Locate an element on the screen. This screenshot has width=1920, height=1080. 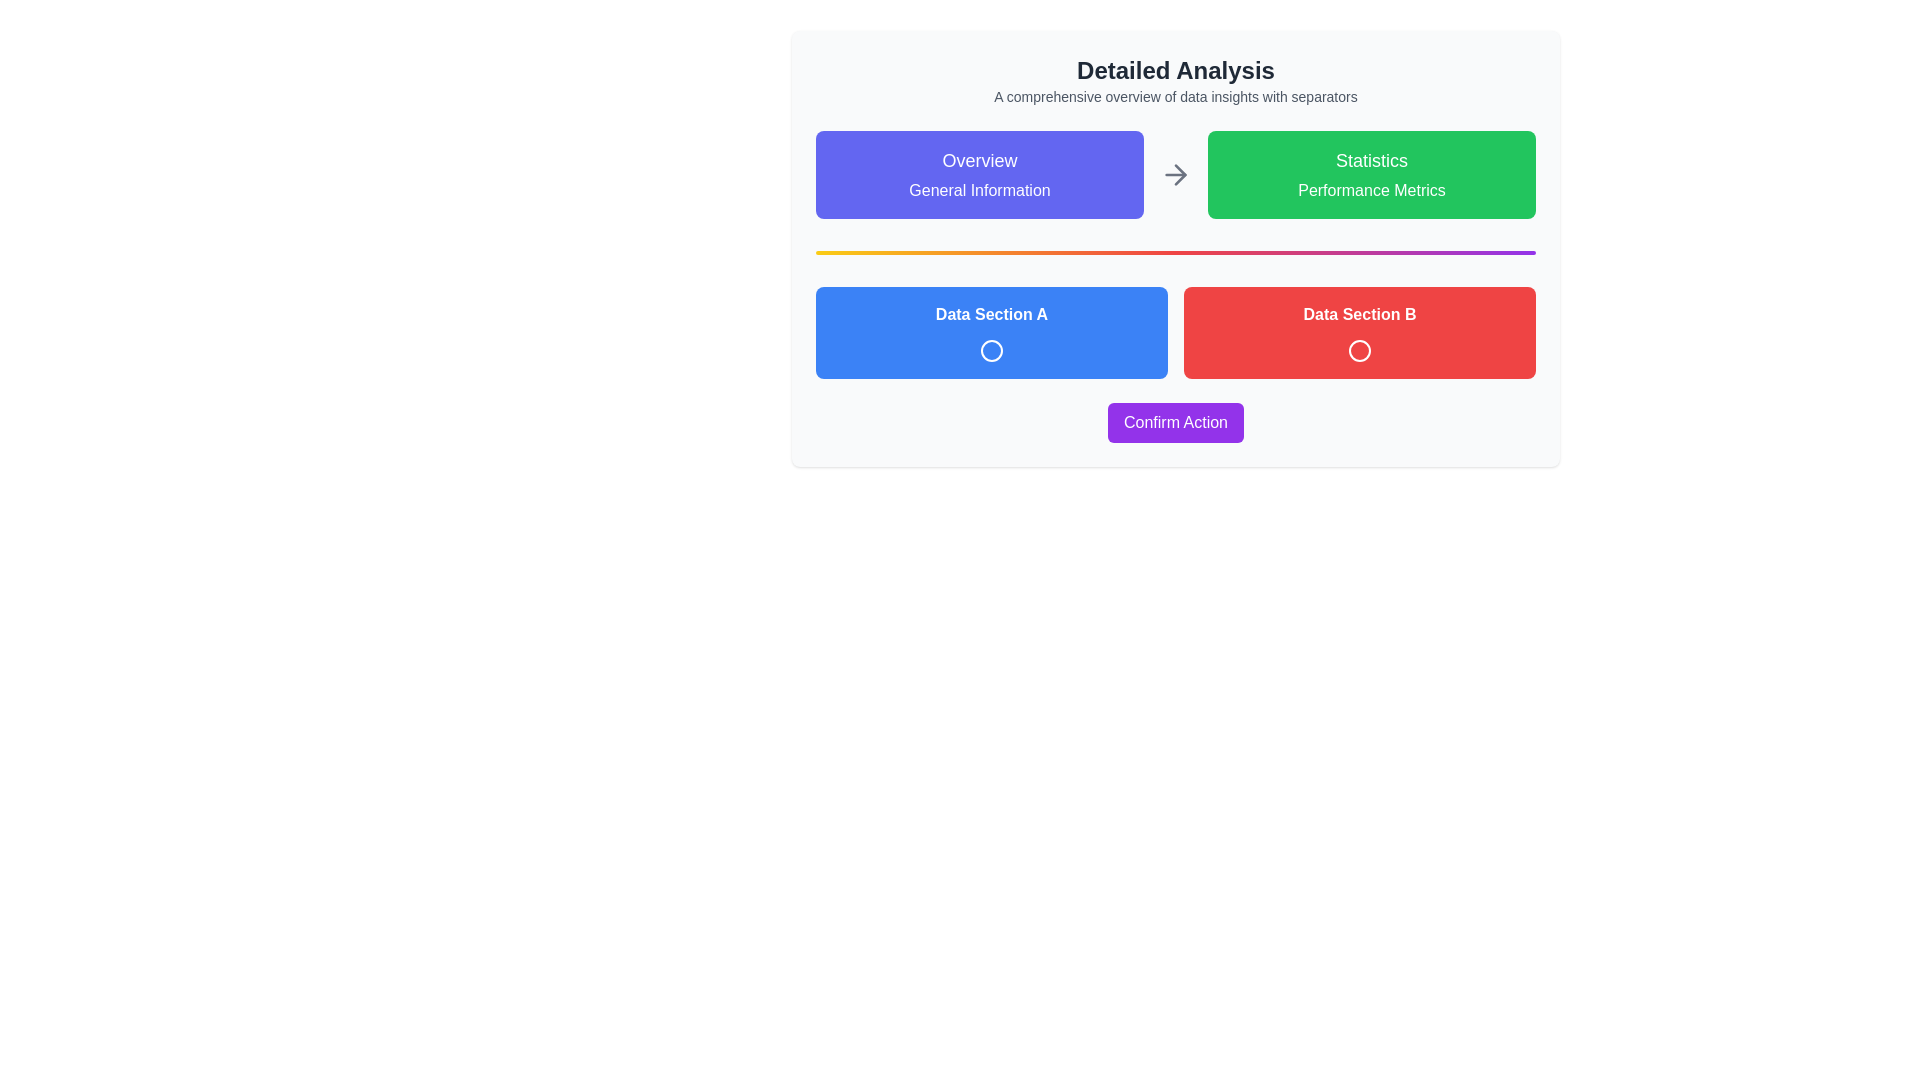
the decorative SVG circle graphic that indicates status within the 'Data Section A' button, located at the bottom left quadrant of the interface is located at coordinates (992, 350).